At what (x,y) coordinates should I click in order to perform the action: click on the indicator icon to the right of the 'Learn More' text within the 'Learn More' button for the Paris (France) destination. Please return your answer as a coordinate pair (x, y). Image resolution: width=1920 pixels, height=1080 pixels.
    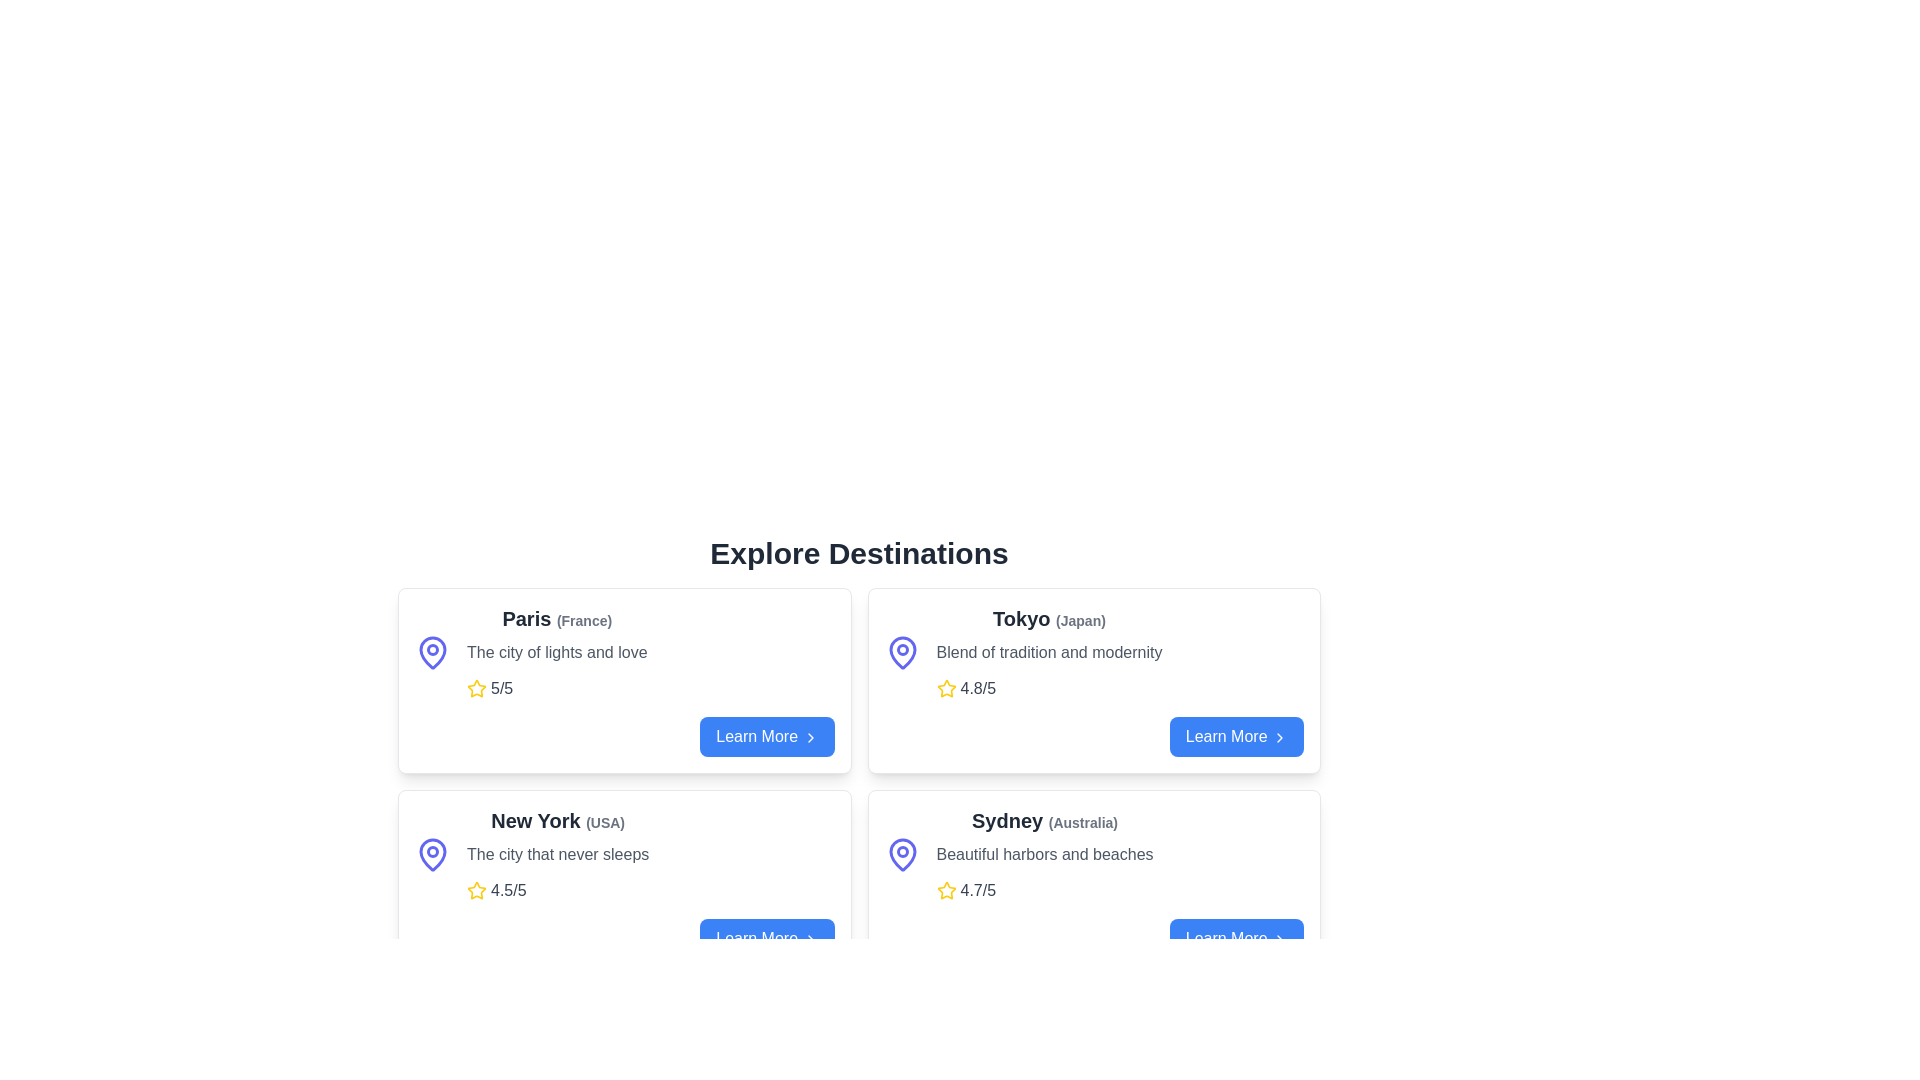
    Looking at the image, I should click on (810, 737).